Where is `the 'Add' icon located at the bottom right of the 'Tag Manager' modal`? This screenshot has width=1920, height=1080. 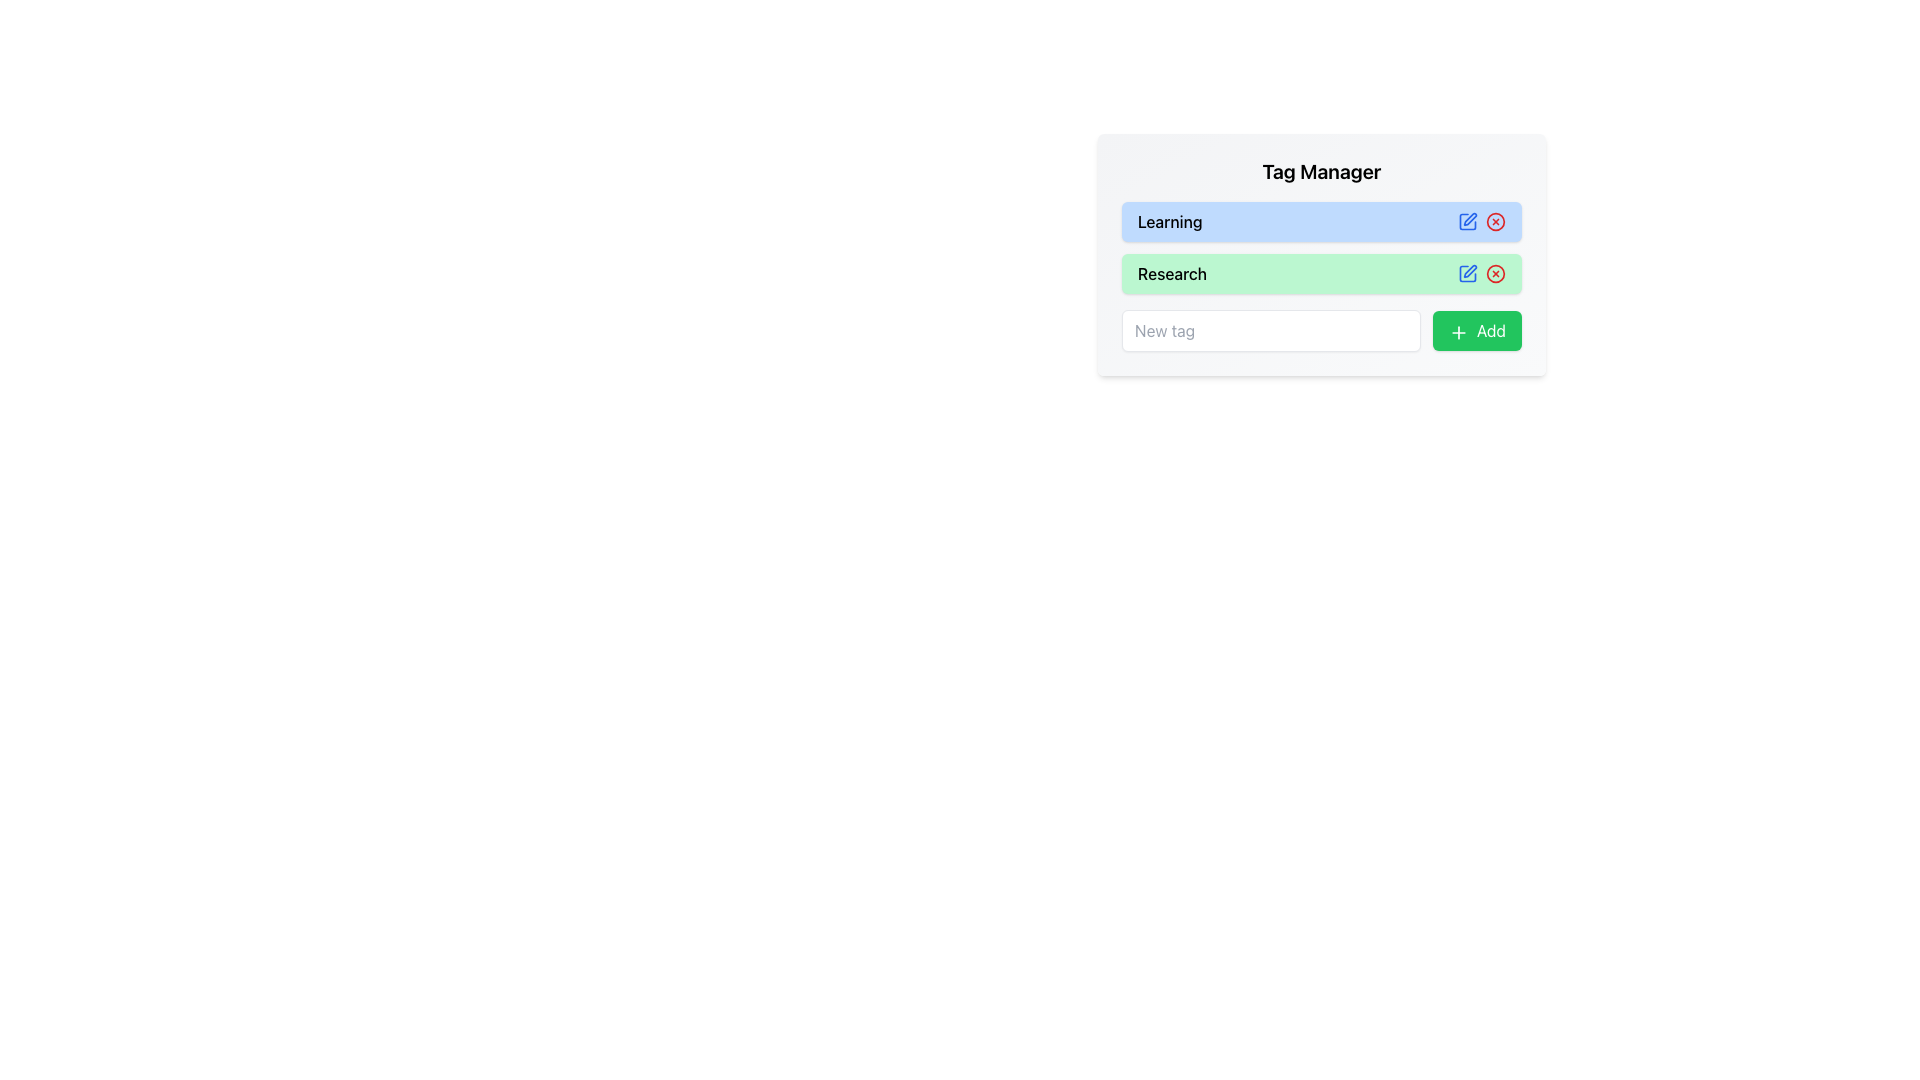
the 'Add' icon located at the bottom right of the 'Tag Manager' modal is located at coordinates (1458, 331).